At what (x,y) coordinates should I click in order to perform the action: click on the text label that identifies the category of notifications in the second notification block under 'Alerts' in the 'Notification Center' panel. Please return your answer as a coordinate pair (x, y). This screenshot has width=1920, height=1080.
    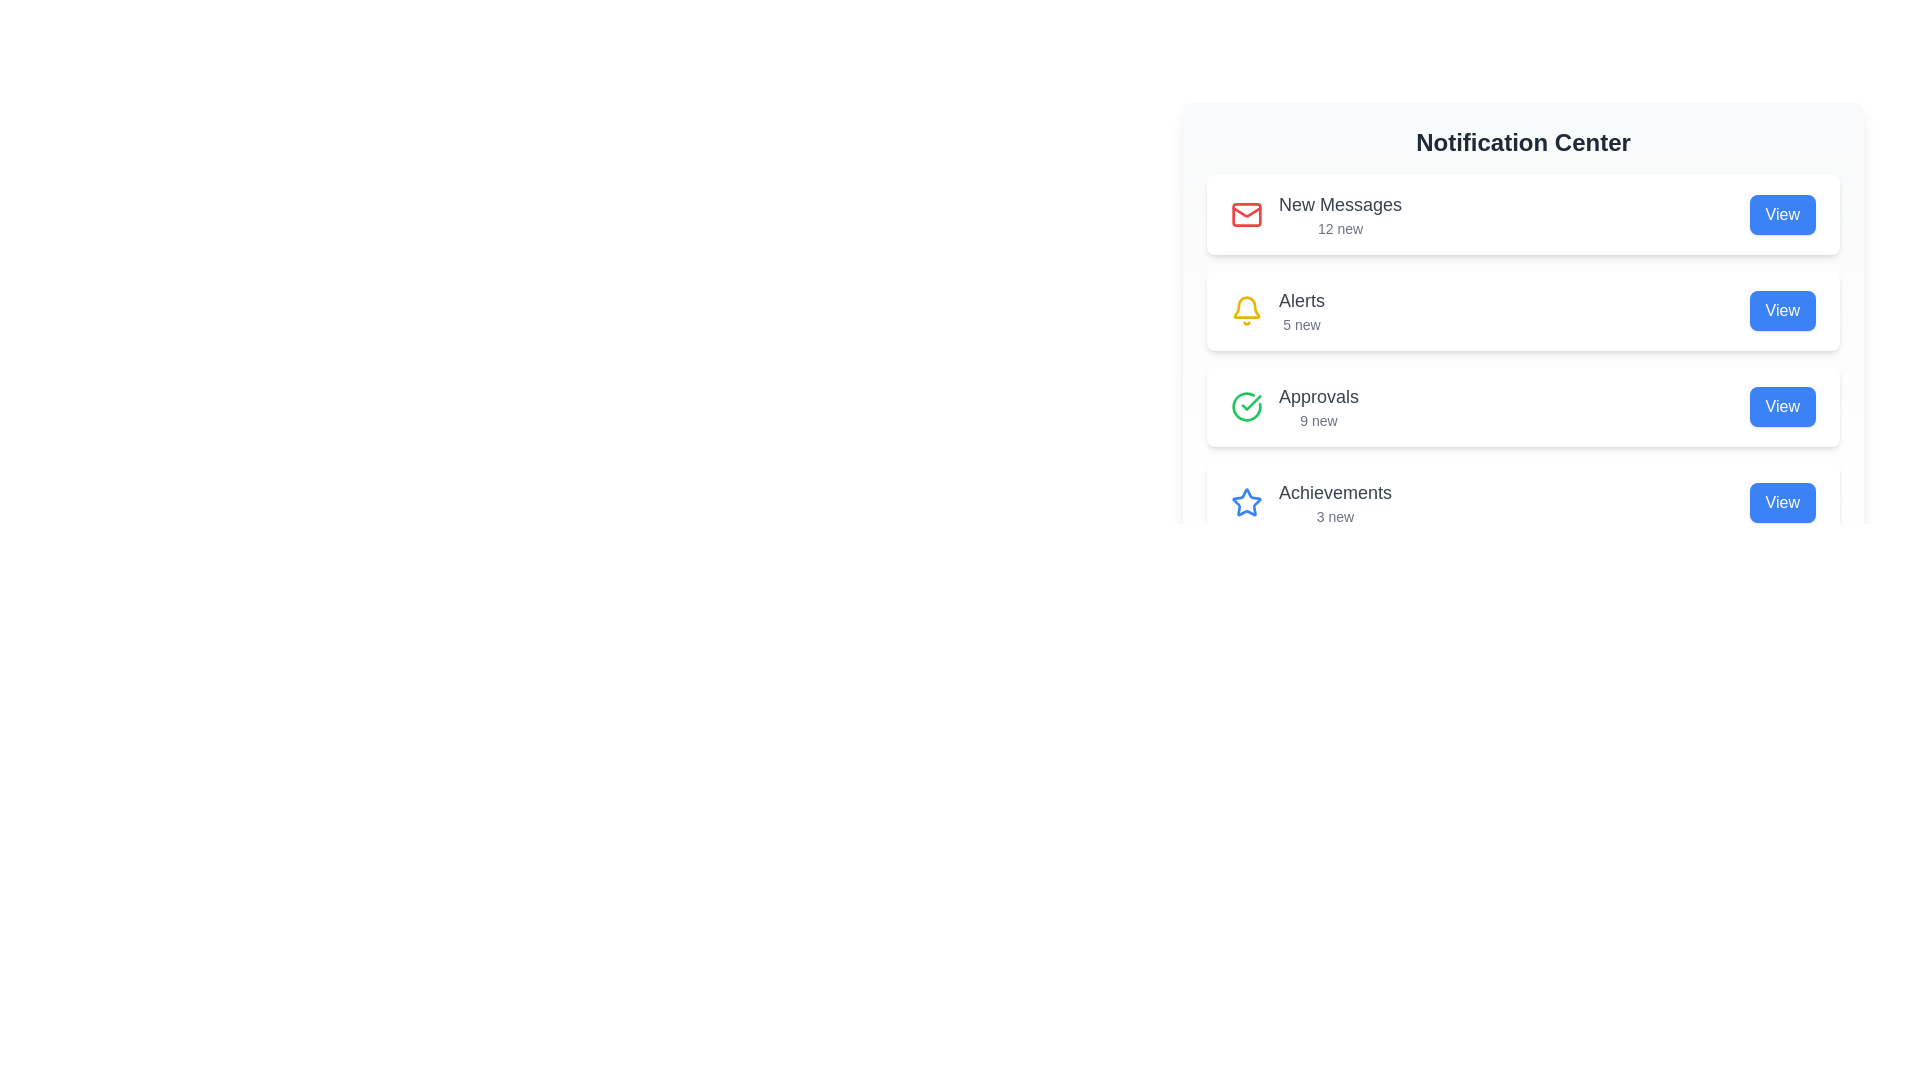
    Looking at the image, I should click on (1301, 300).